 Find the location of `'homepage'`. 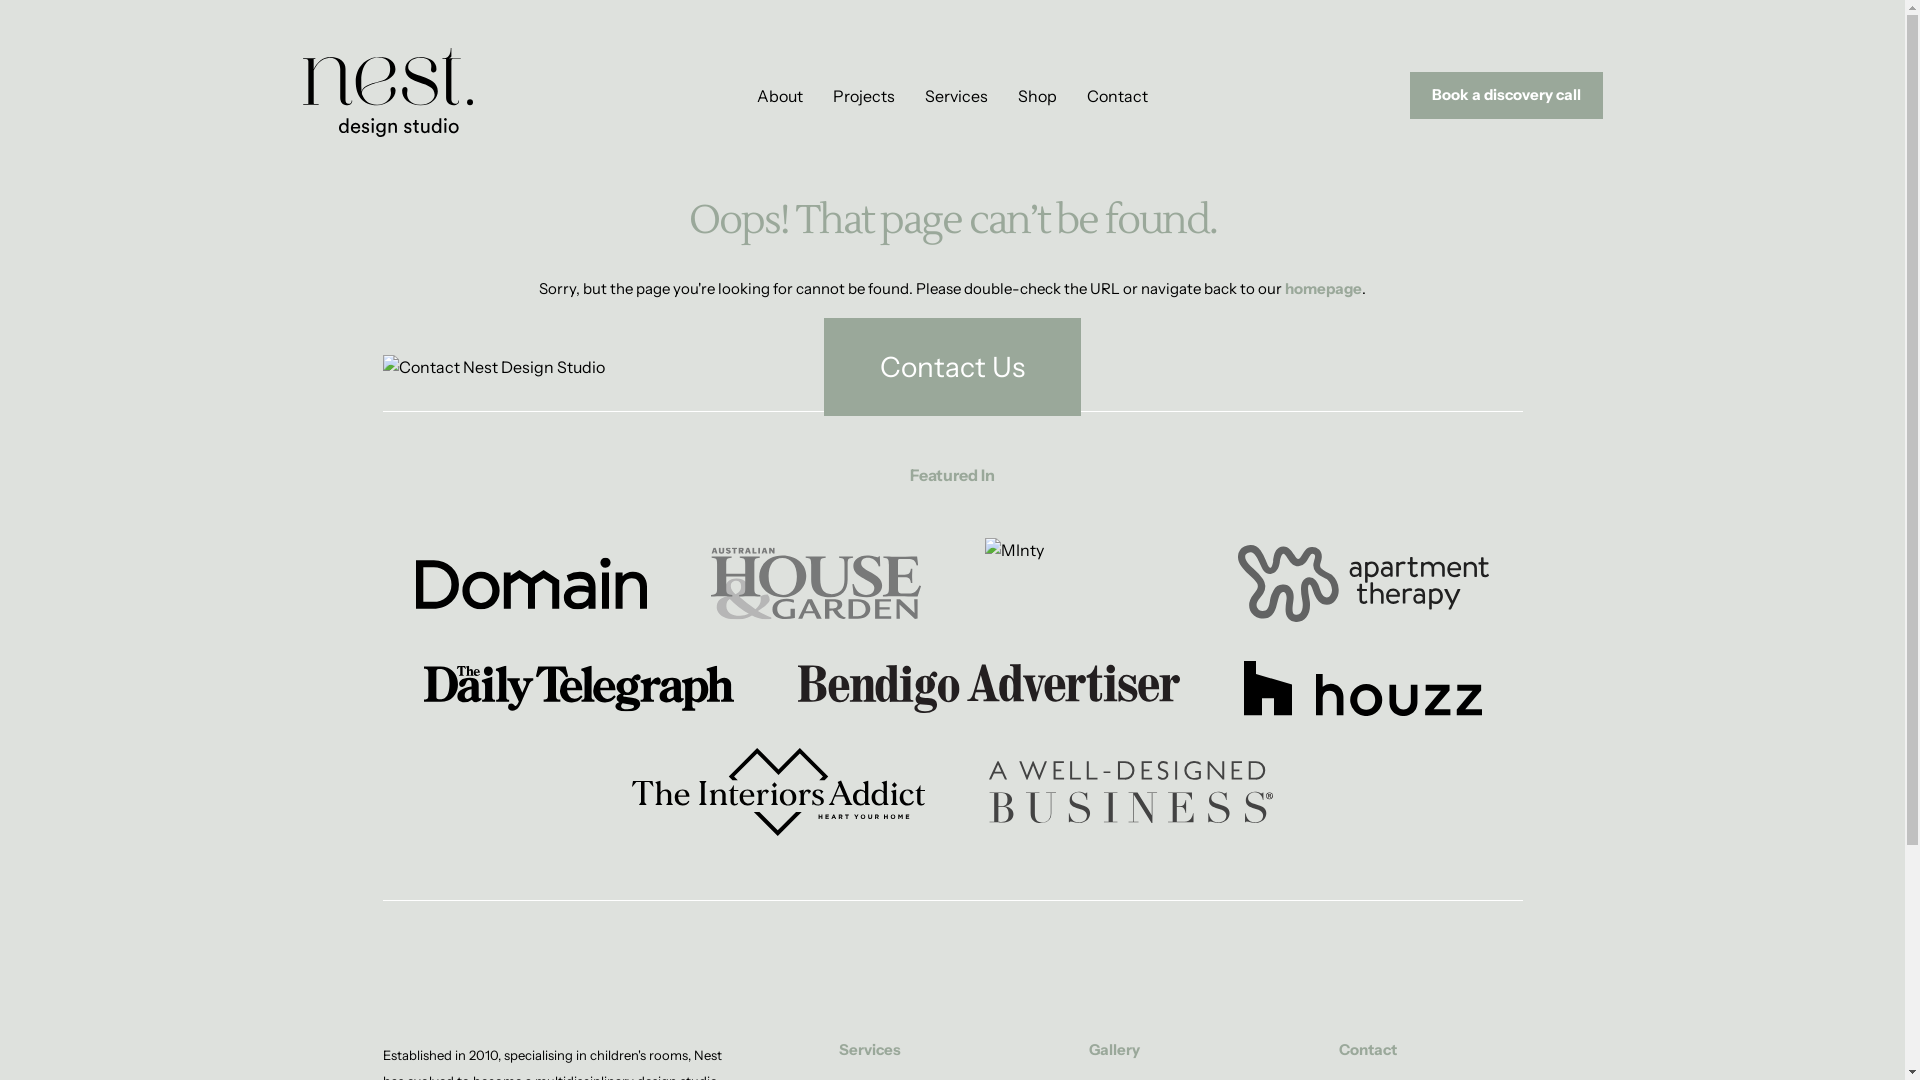

'homepage' is located at coordinates (1323, 288).